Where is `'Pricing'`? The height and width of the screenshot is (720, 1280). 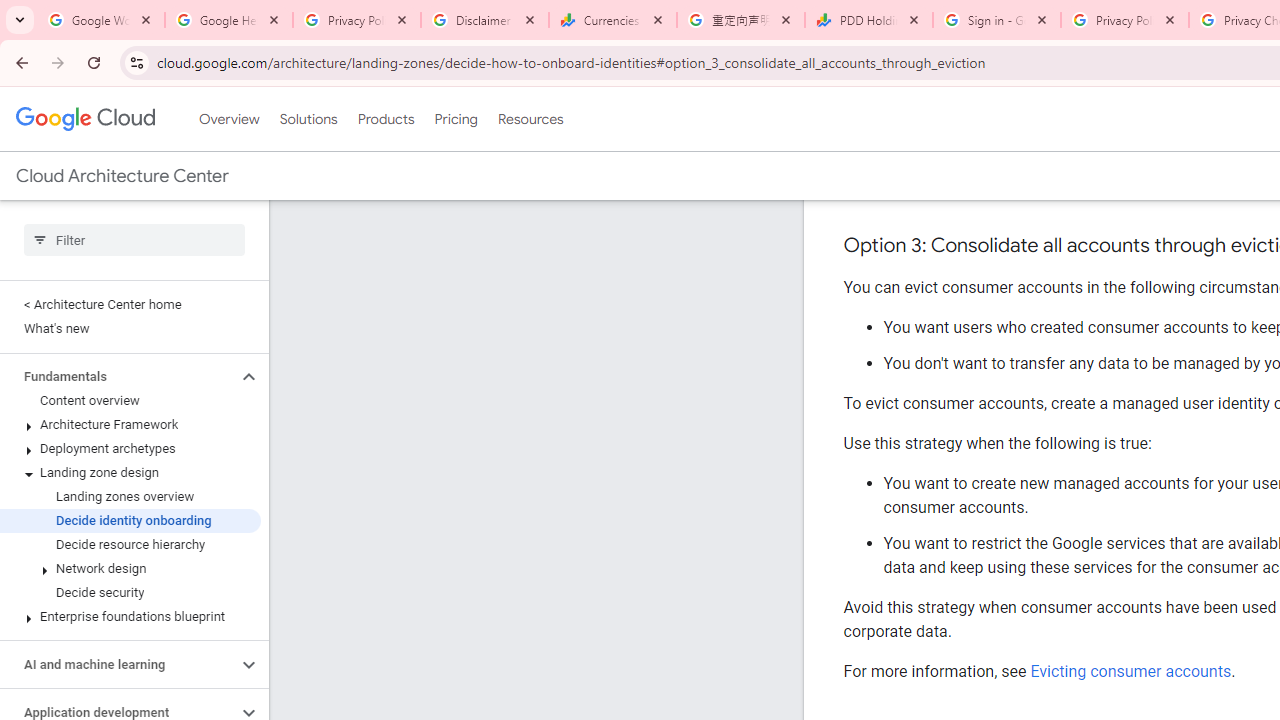
'Pricing' is located at coordinates (454, 119).